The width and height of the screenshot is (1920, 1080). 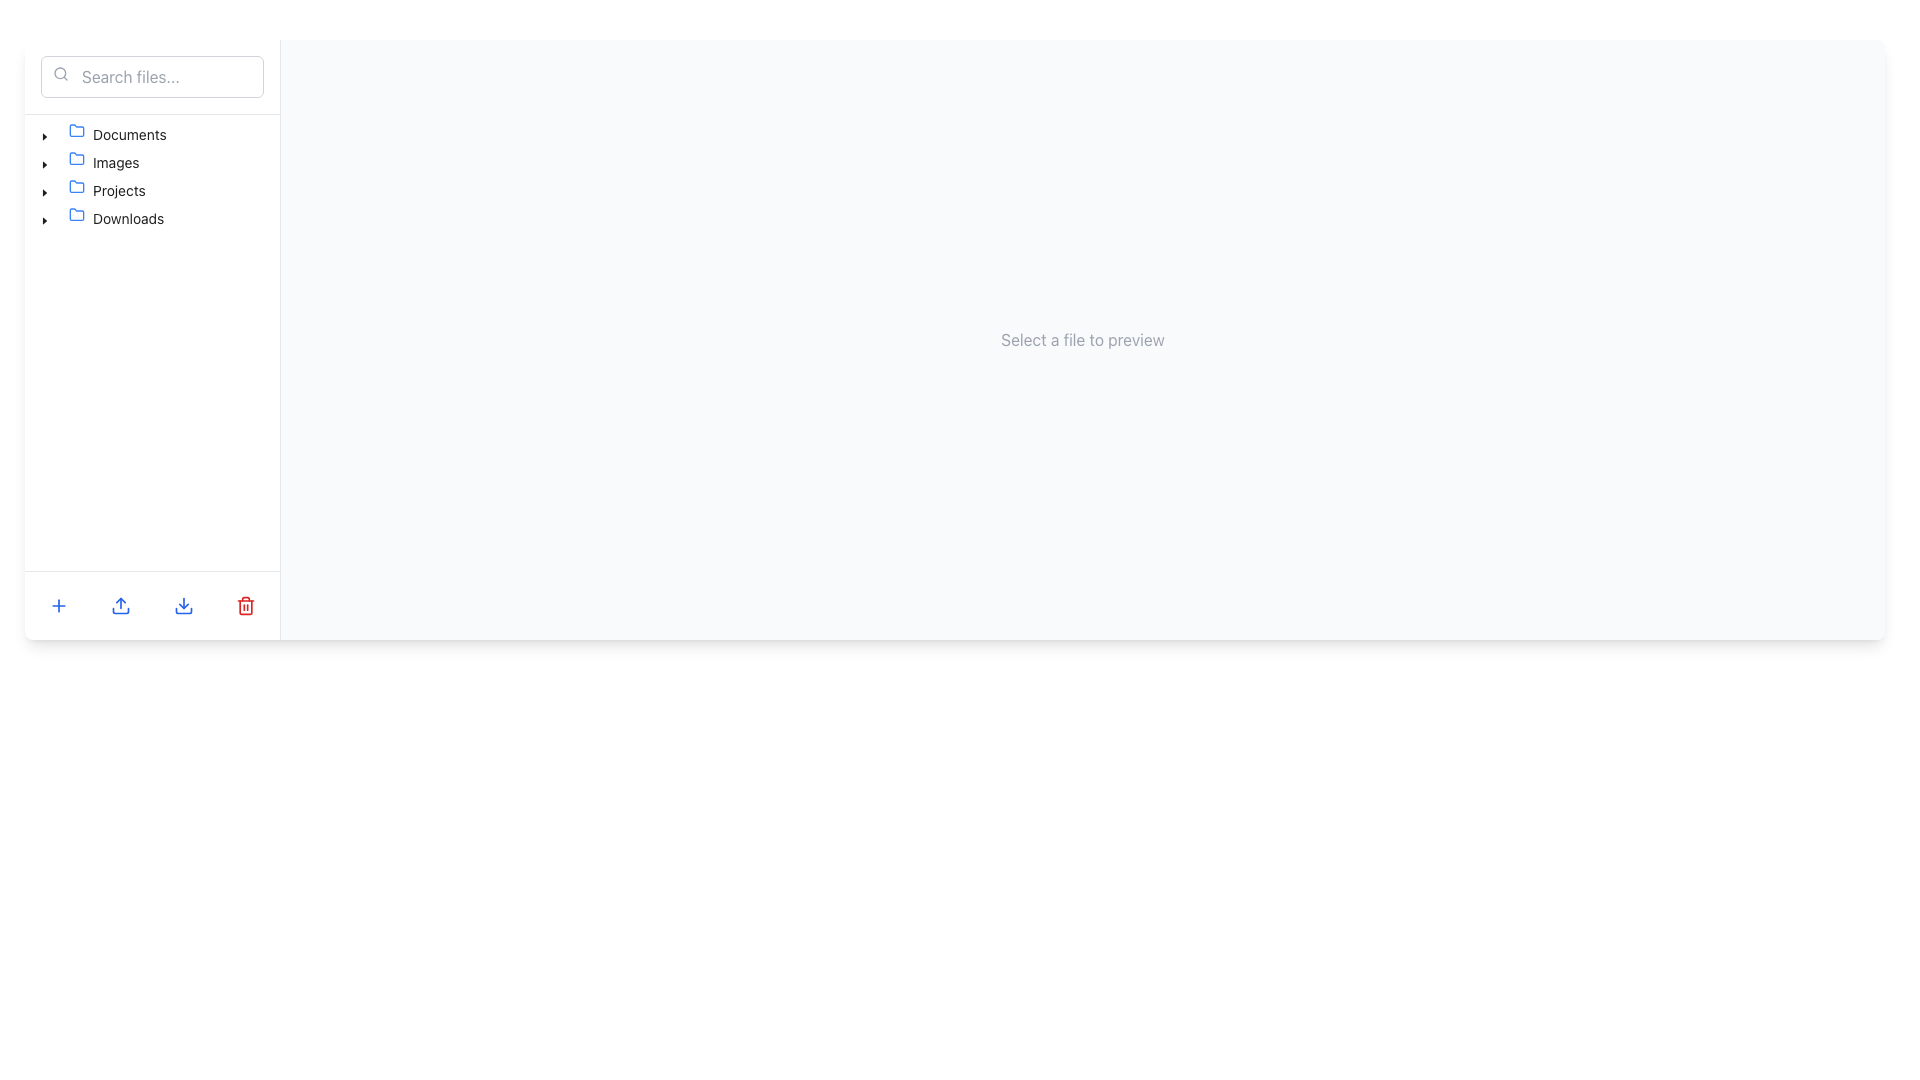 What do you see at coordinates (58, 604) in the screenshot?
I see `the blue plus icon button located at the bottom left corner of the interface` at bounding box center [58, 604].